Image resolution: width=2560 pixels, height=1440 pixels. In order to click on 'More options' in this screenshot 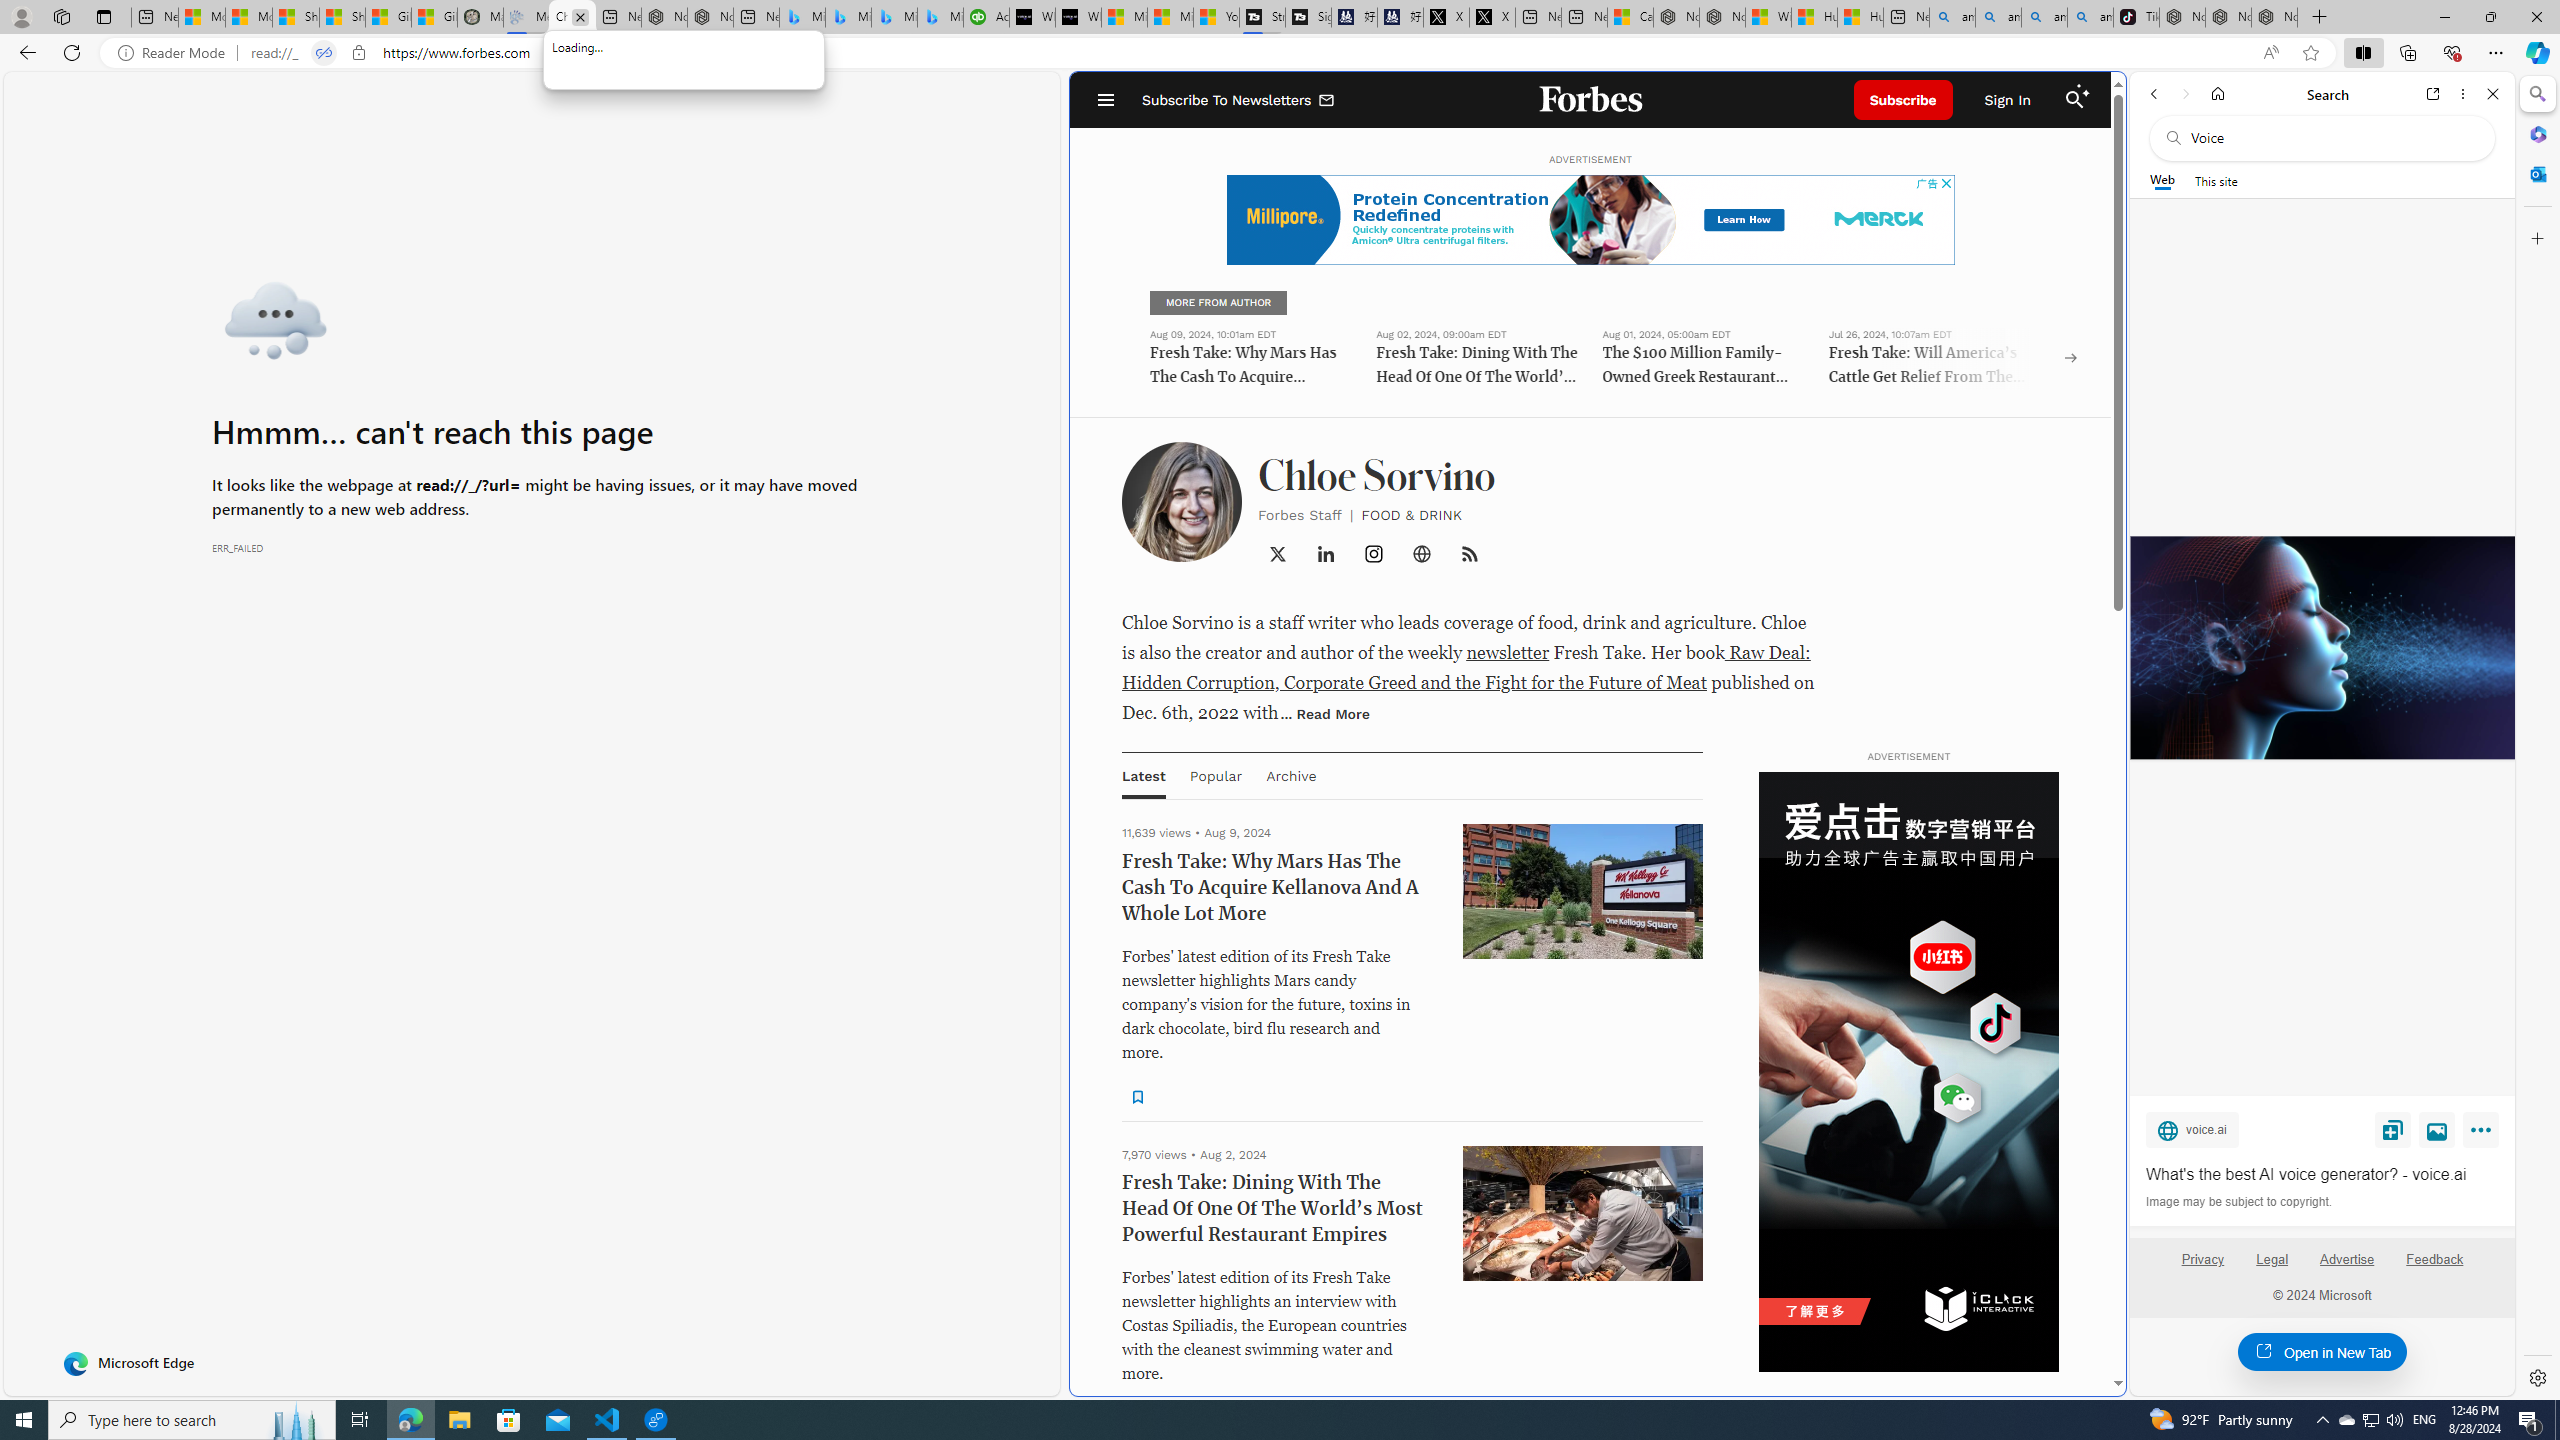, I will do `click(2463, 93)`.